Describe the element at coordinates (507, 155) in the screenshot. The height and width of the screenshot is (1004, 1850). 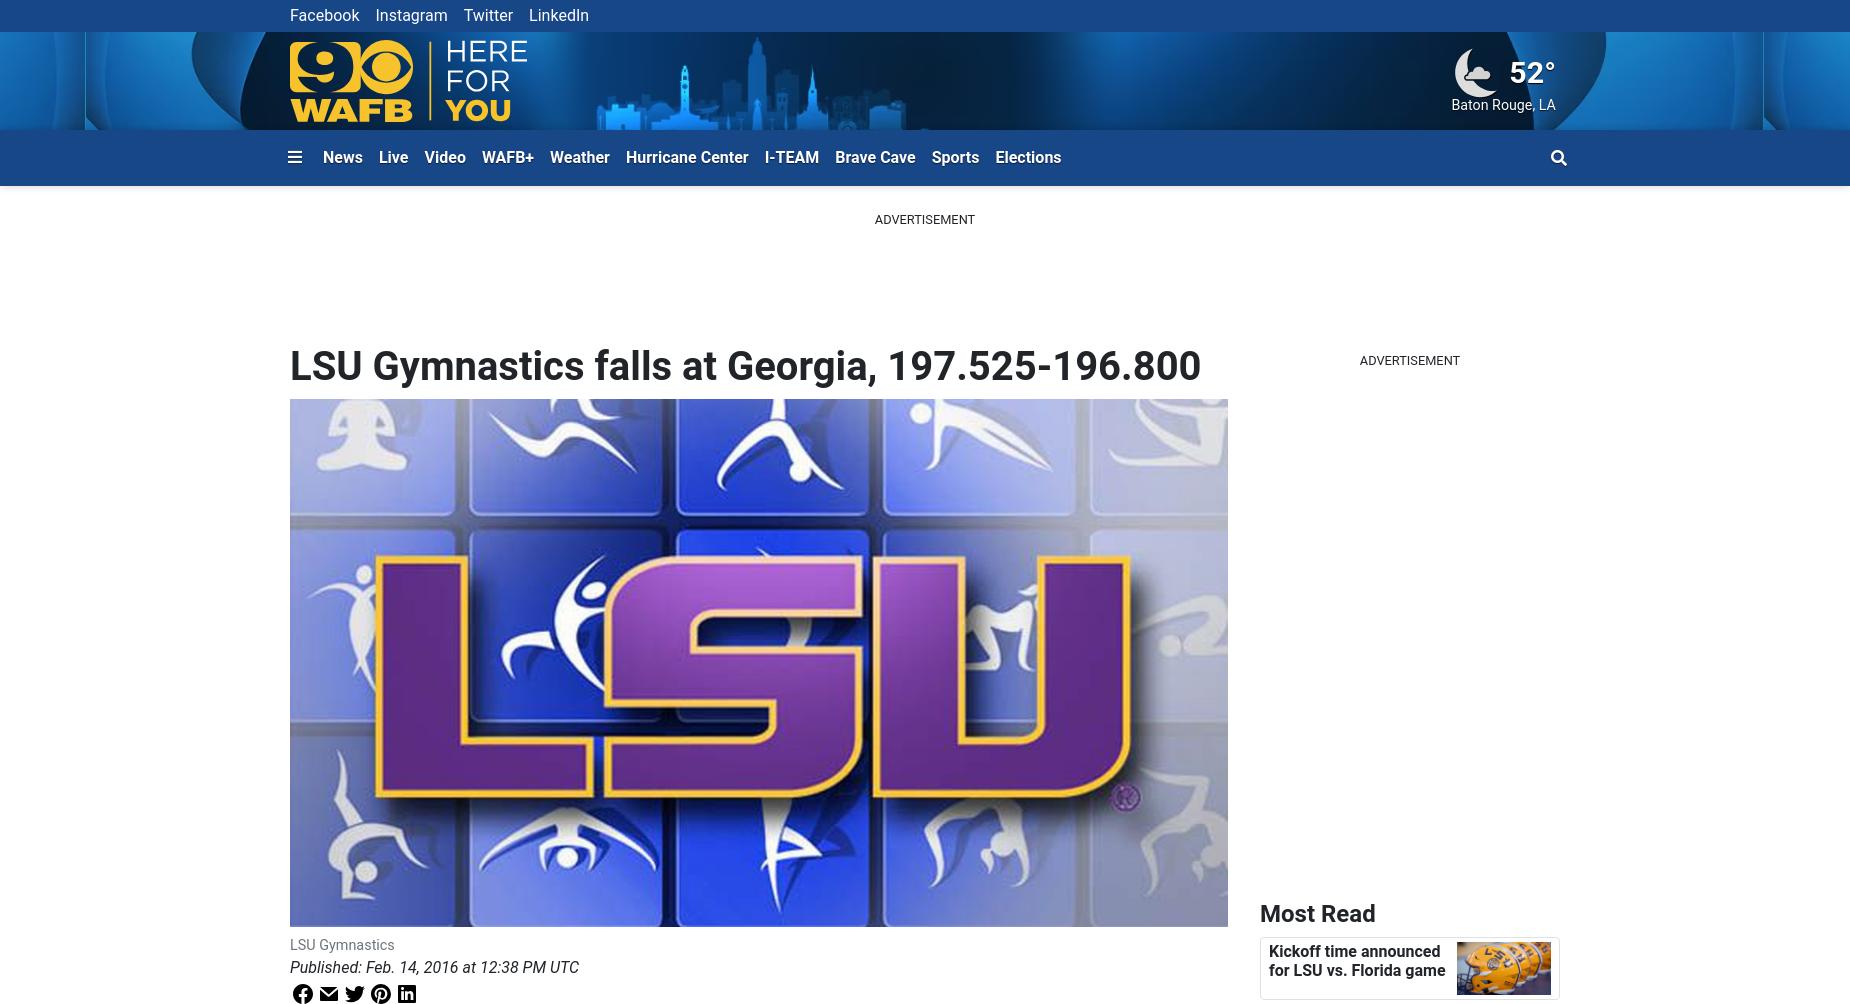
I see `'WAFB+'` at that location.